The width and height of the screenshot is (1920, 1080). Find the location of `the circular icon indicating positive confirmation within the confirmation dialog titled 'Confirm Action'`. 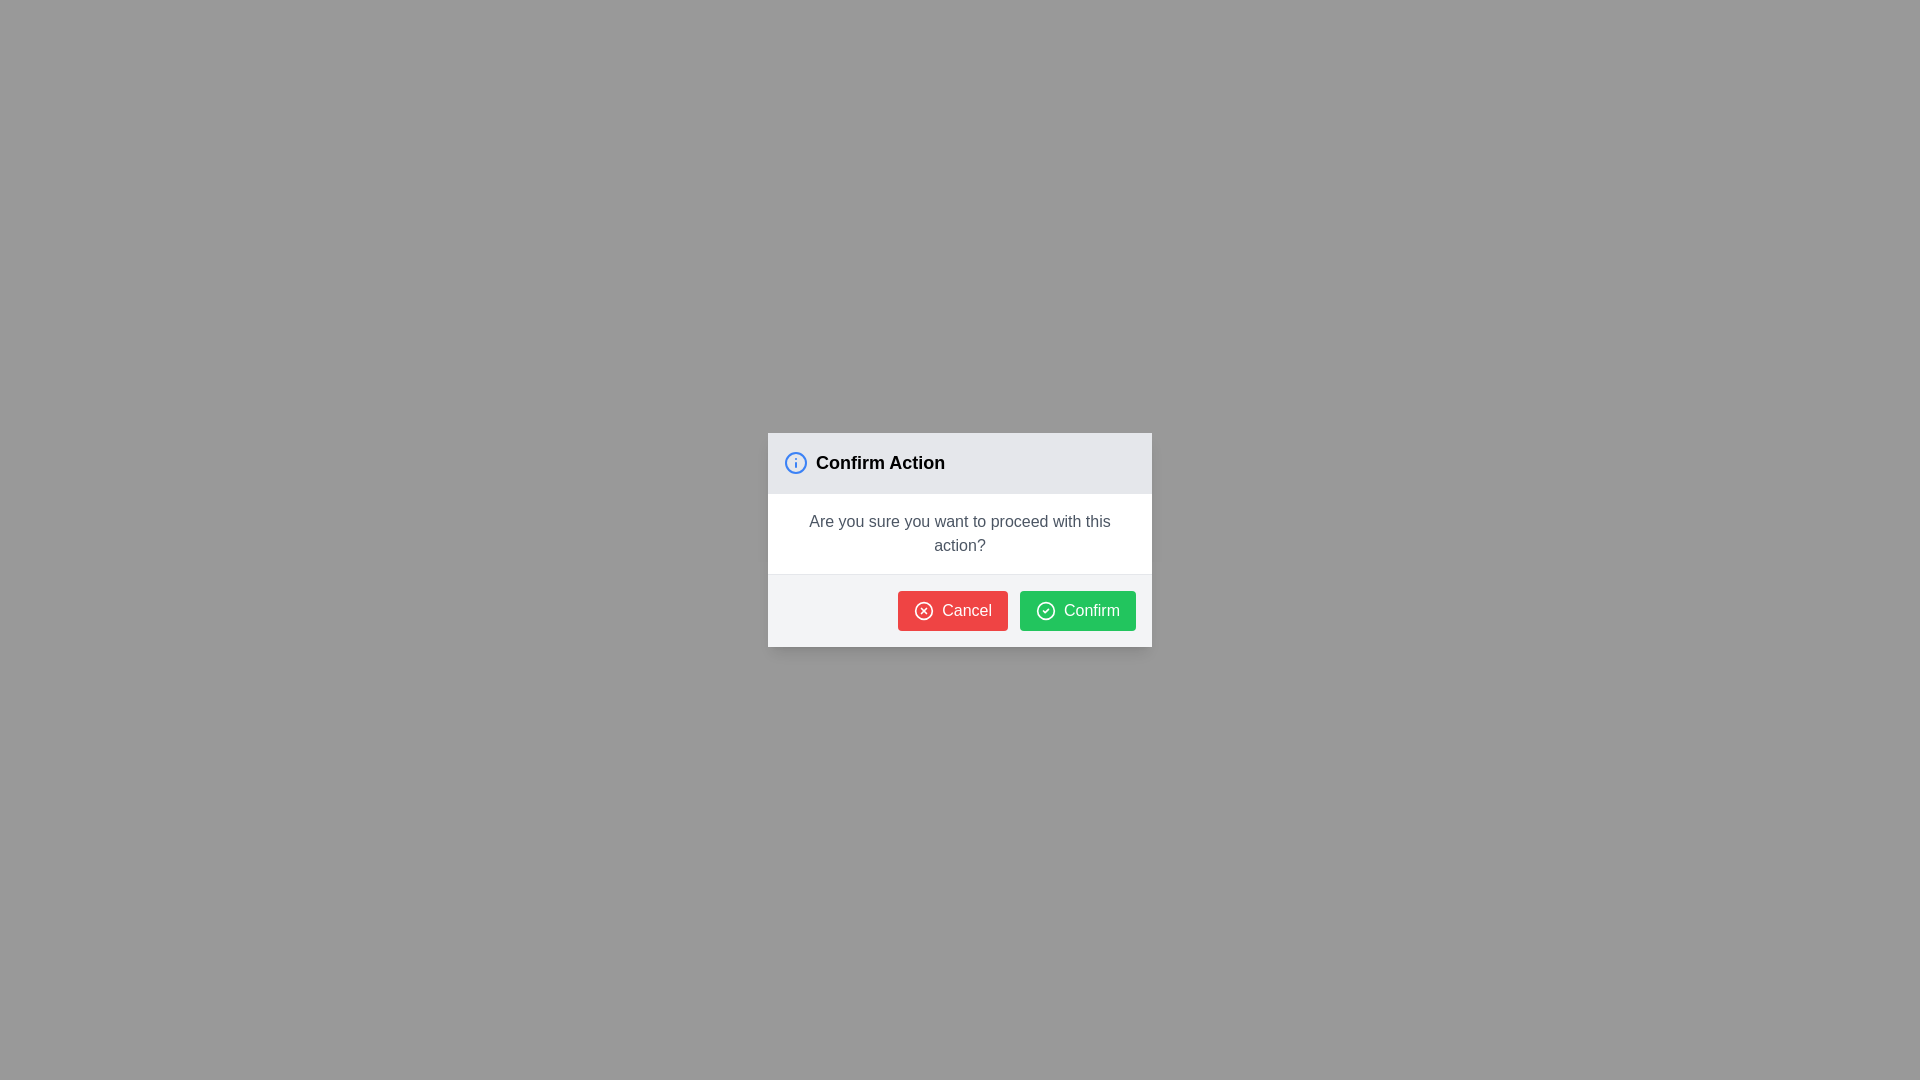

the circular icon indicating positive confirmation within the confirmation dialog titled 'Confirm Action' is located at coordinates (1045, 609).